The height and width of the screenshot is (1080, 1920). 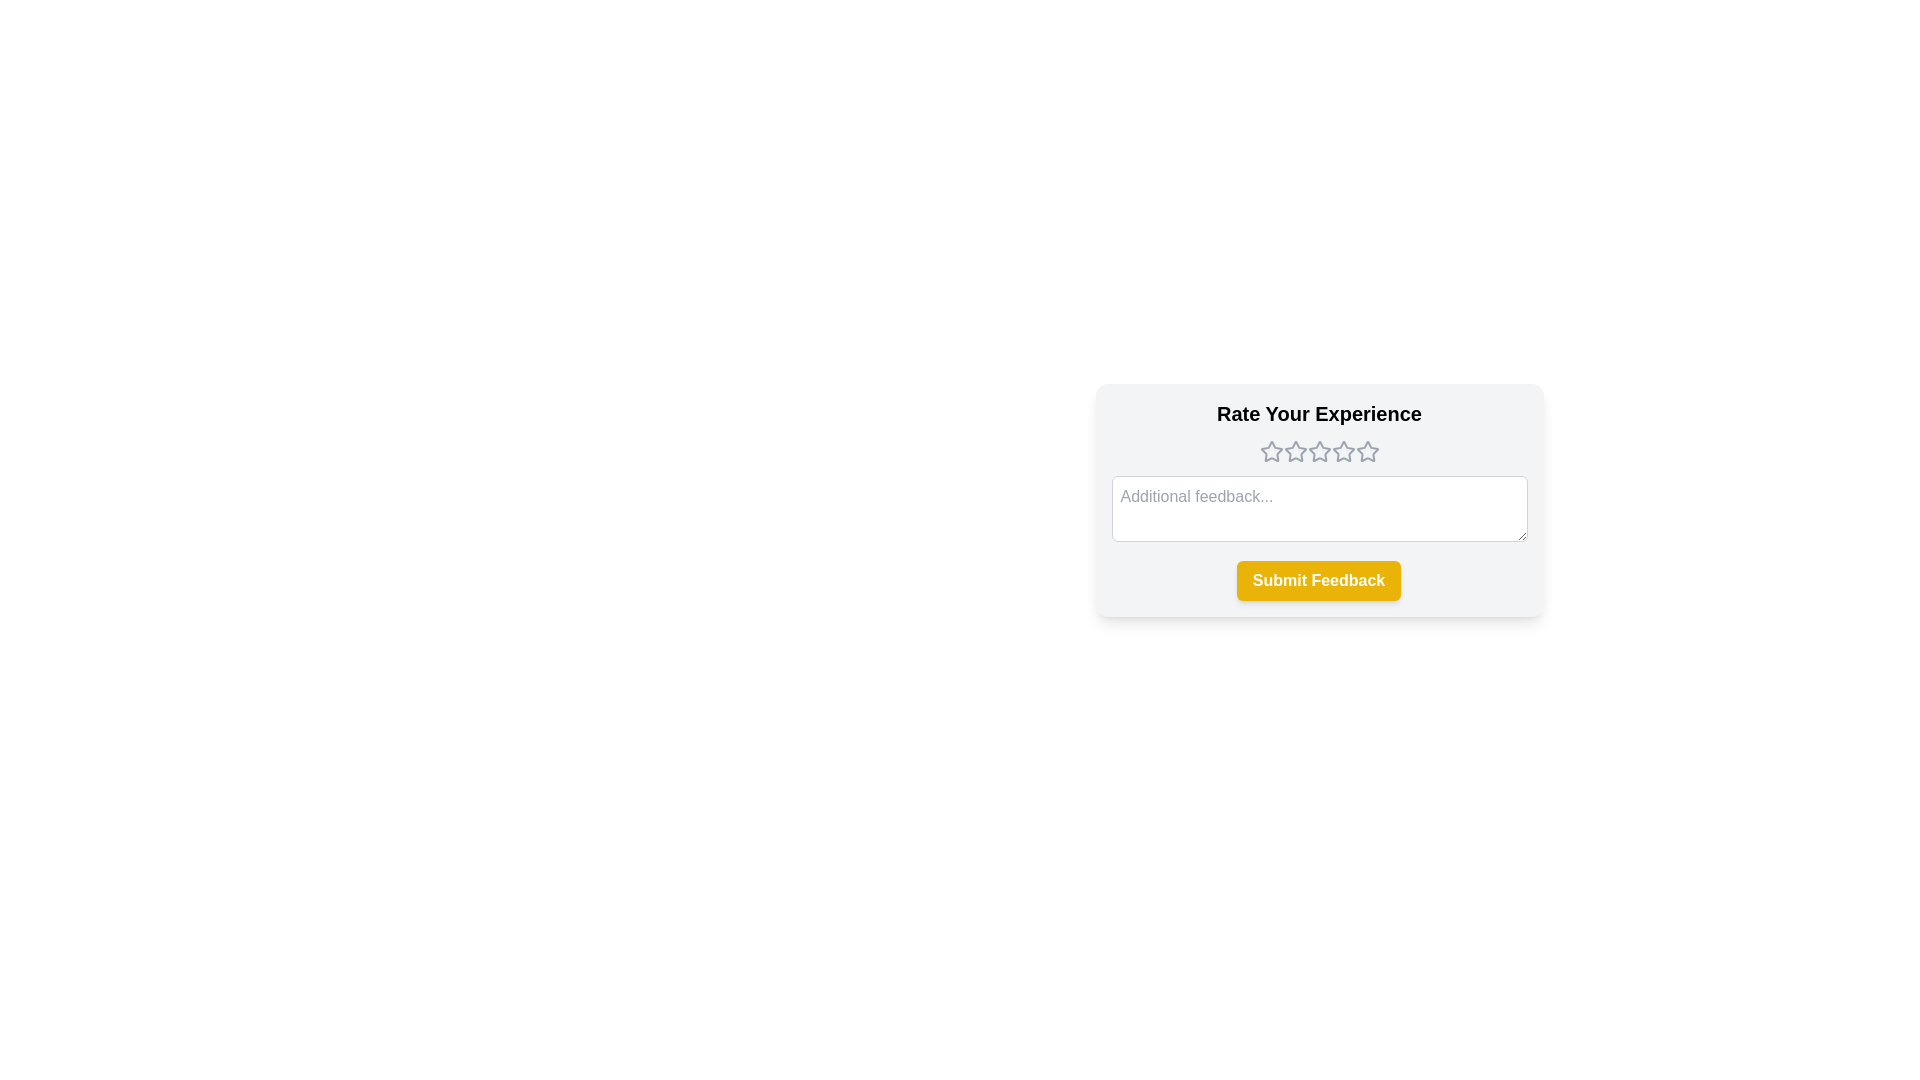 I want to click on the feedback submission button located at the bottom of the card-like structure with a light gray background, so click(x=1319, y=581).